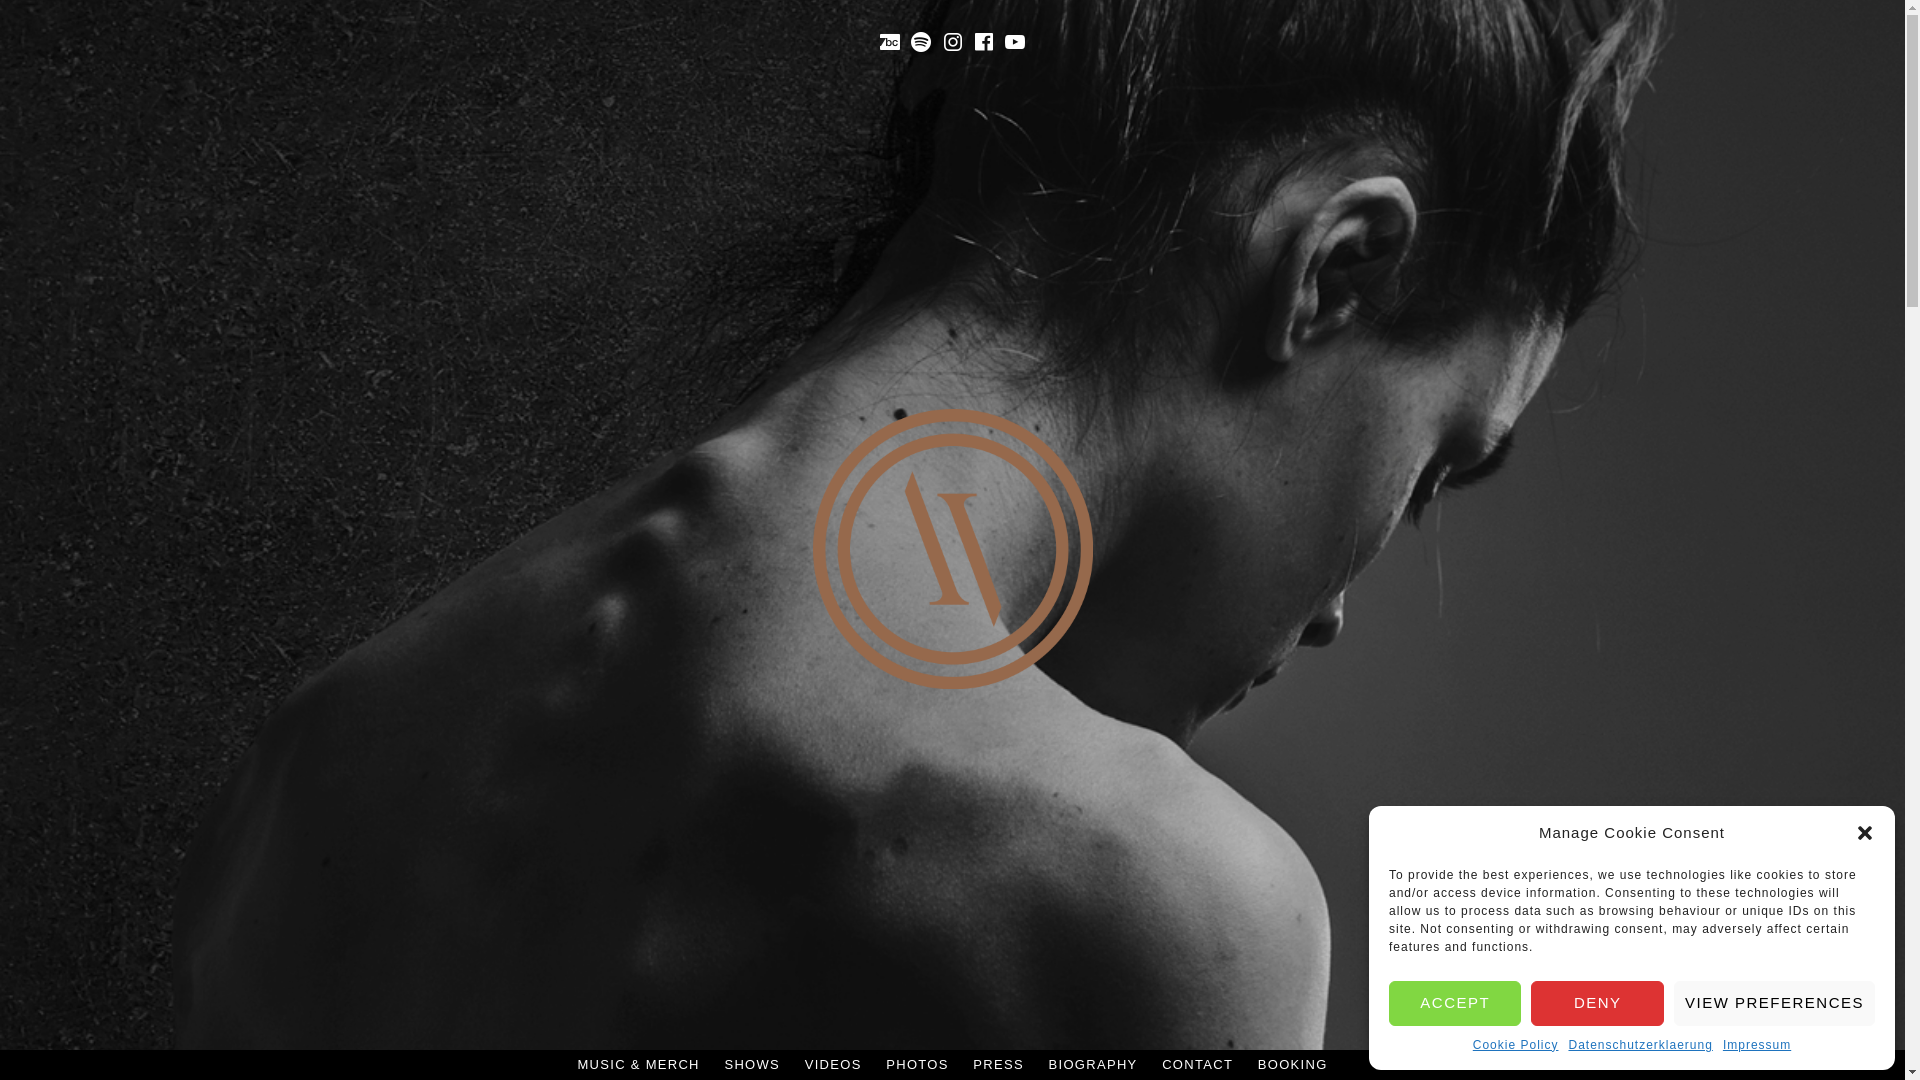  Describe the element at coordinates (1755, 1044) in the screenshot. I see `'Impressum'` at that location.